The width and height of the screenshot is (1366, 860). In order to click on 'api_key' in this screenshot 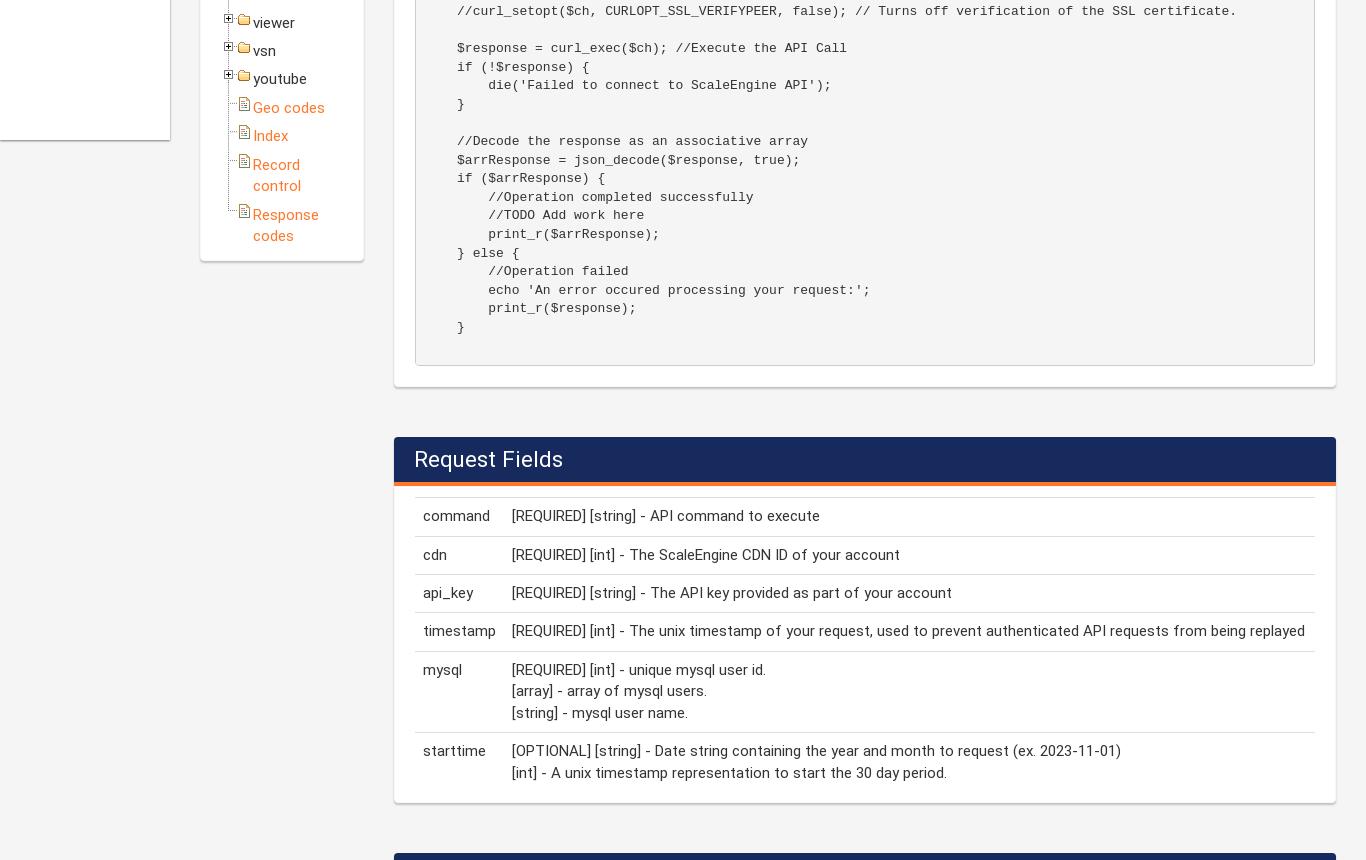, I will do `click(447, 591)`.